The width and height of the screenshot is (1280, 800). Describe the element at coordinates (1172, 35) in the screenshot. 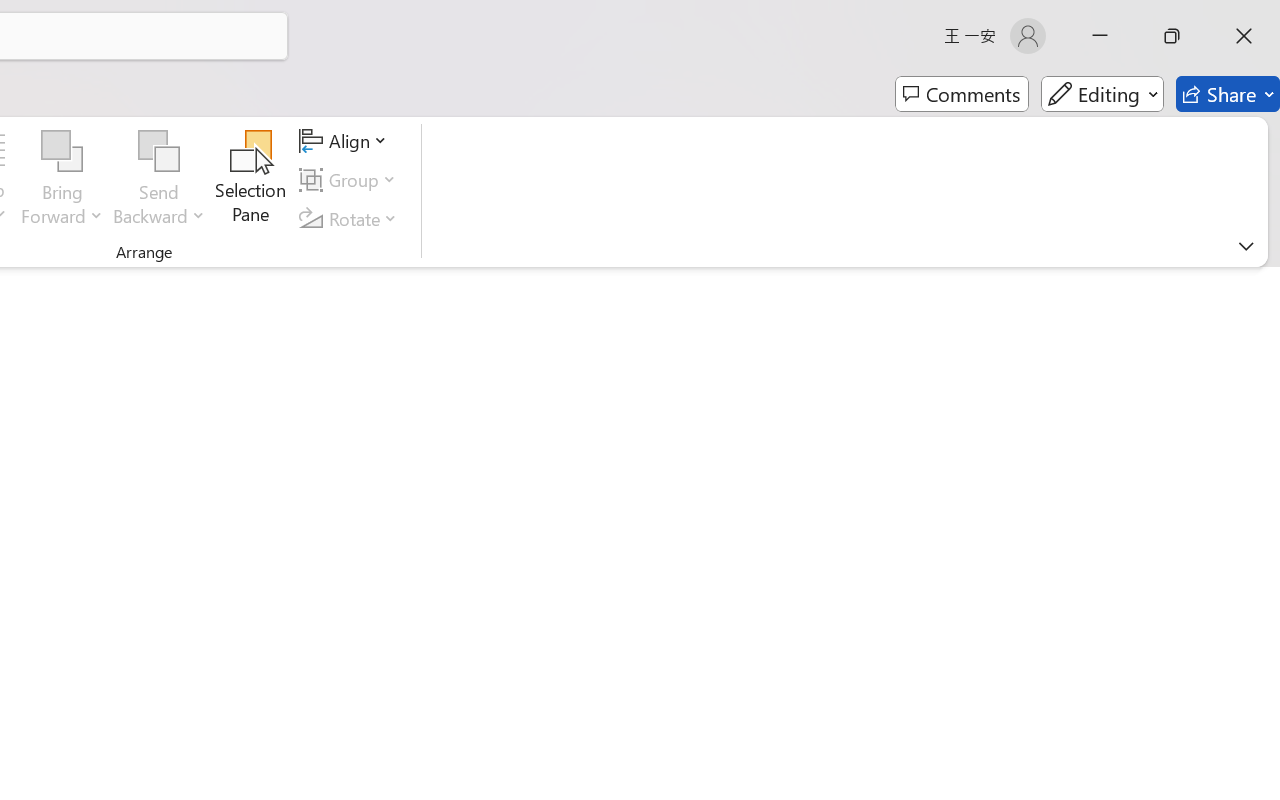

I see `'Restore Down'` at that location.